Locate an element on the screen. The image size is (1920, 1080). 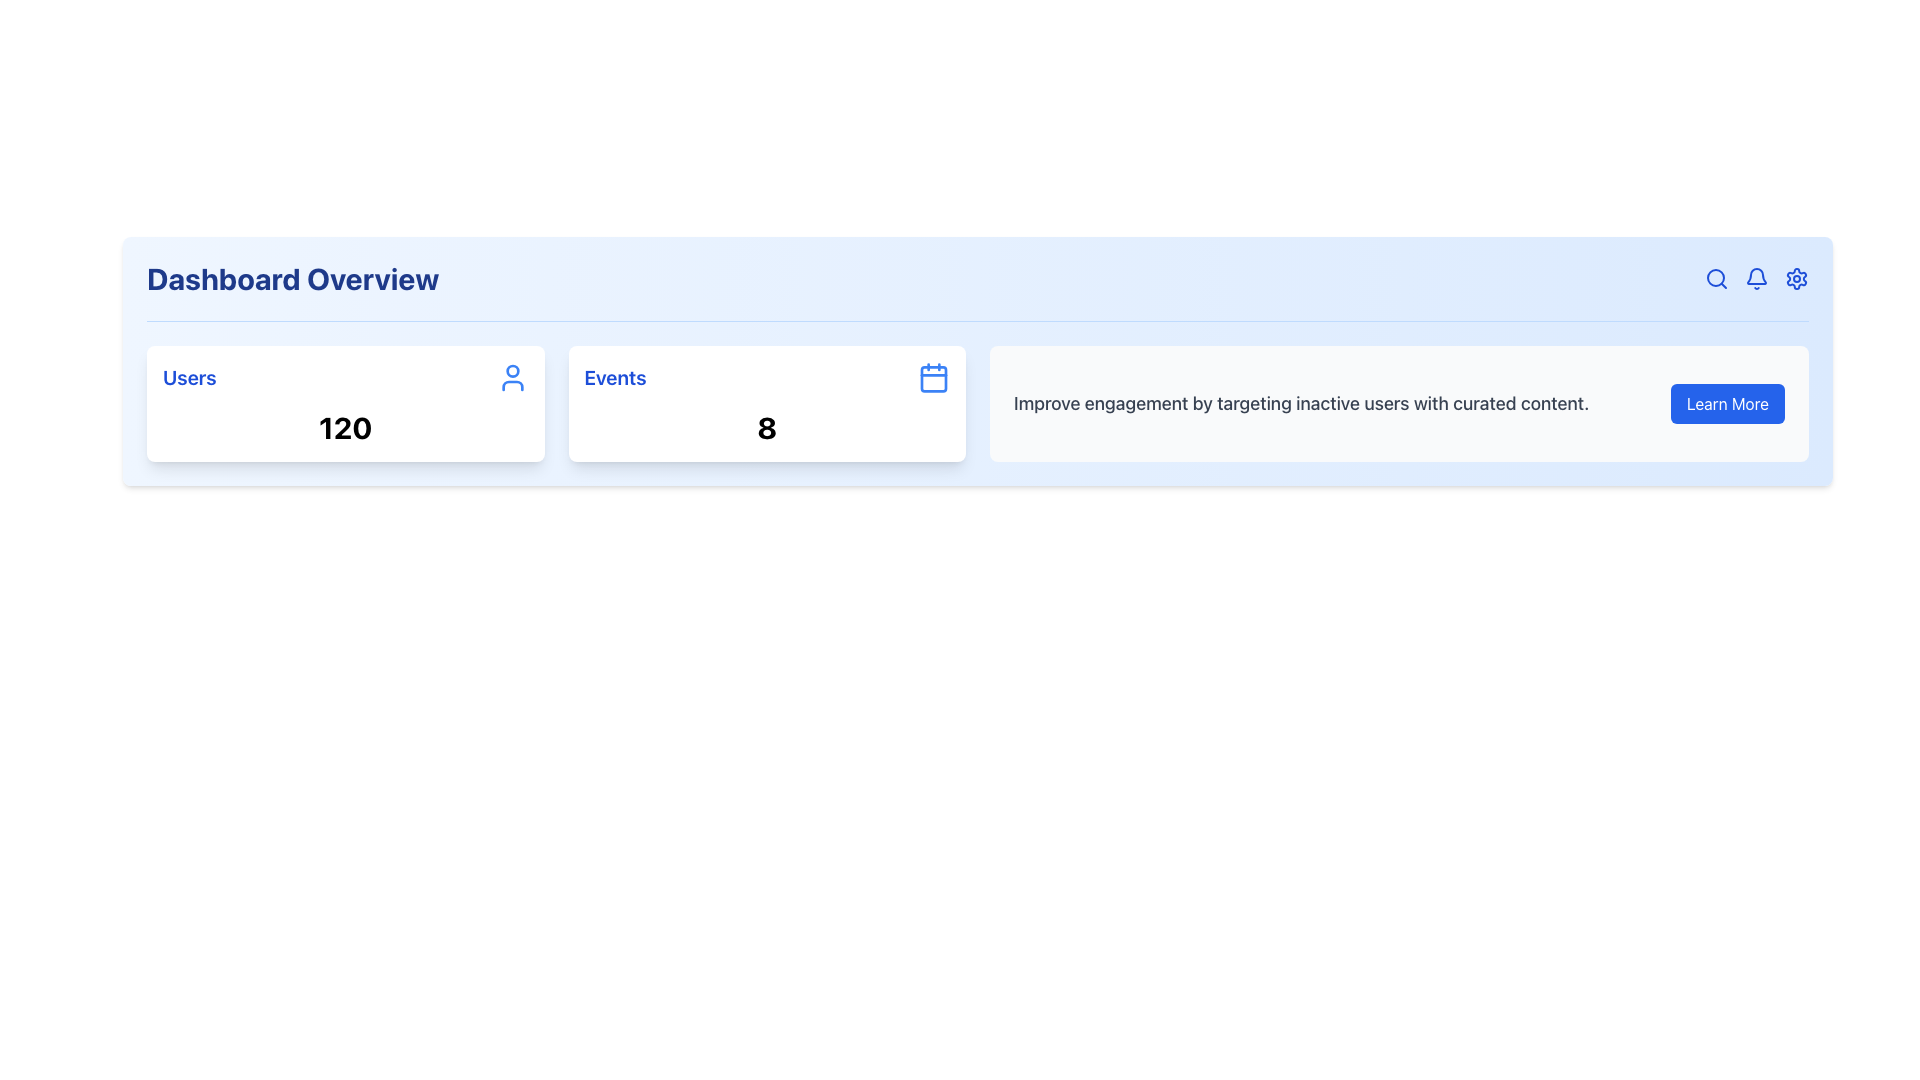
text from the title label located on the leftmost side of the first card in the dashboard under 'Dashboard Overview' is located at coordinates (189, 378).